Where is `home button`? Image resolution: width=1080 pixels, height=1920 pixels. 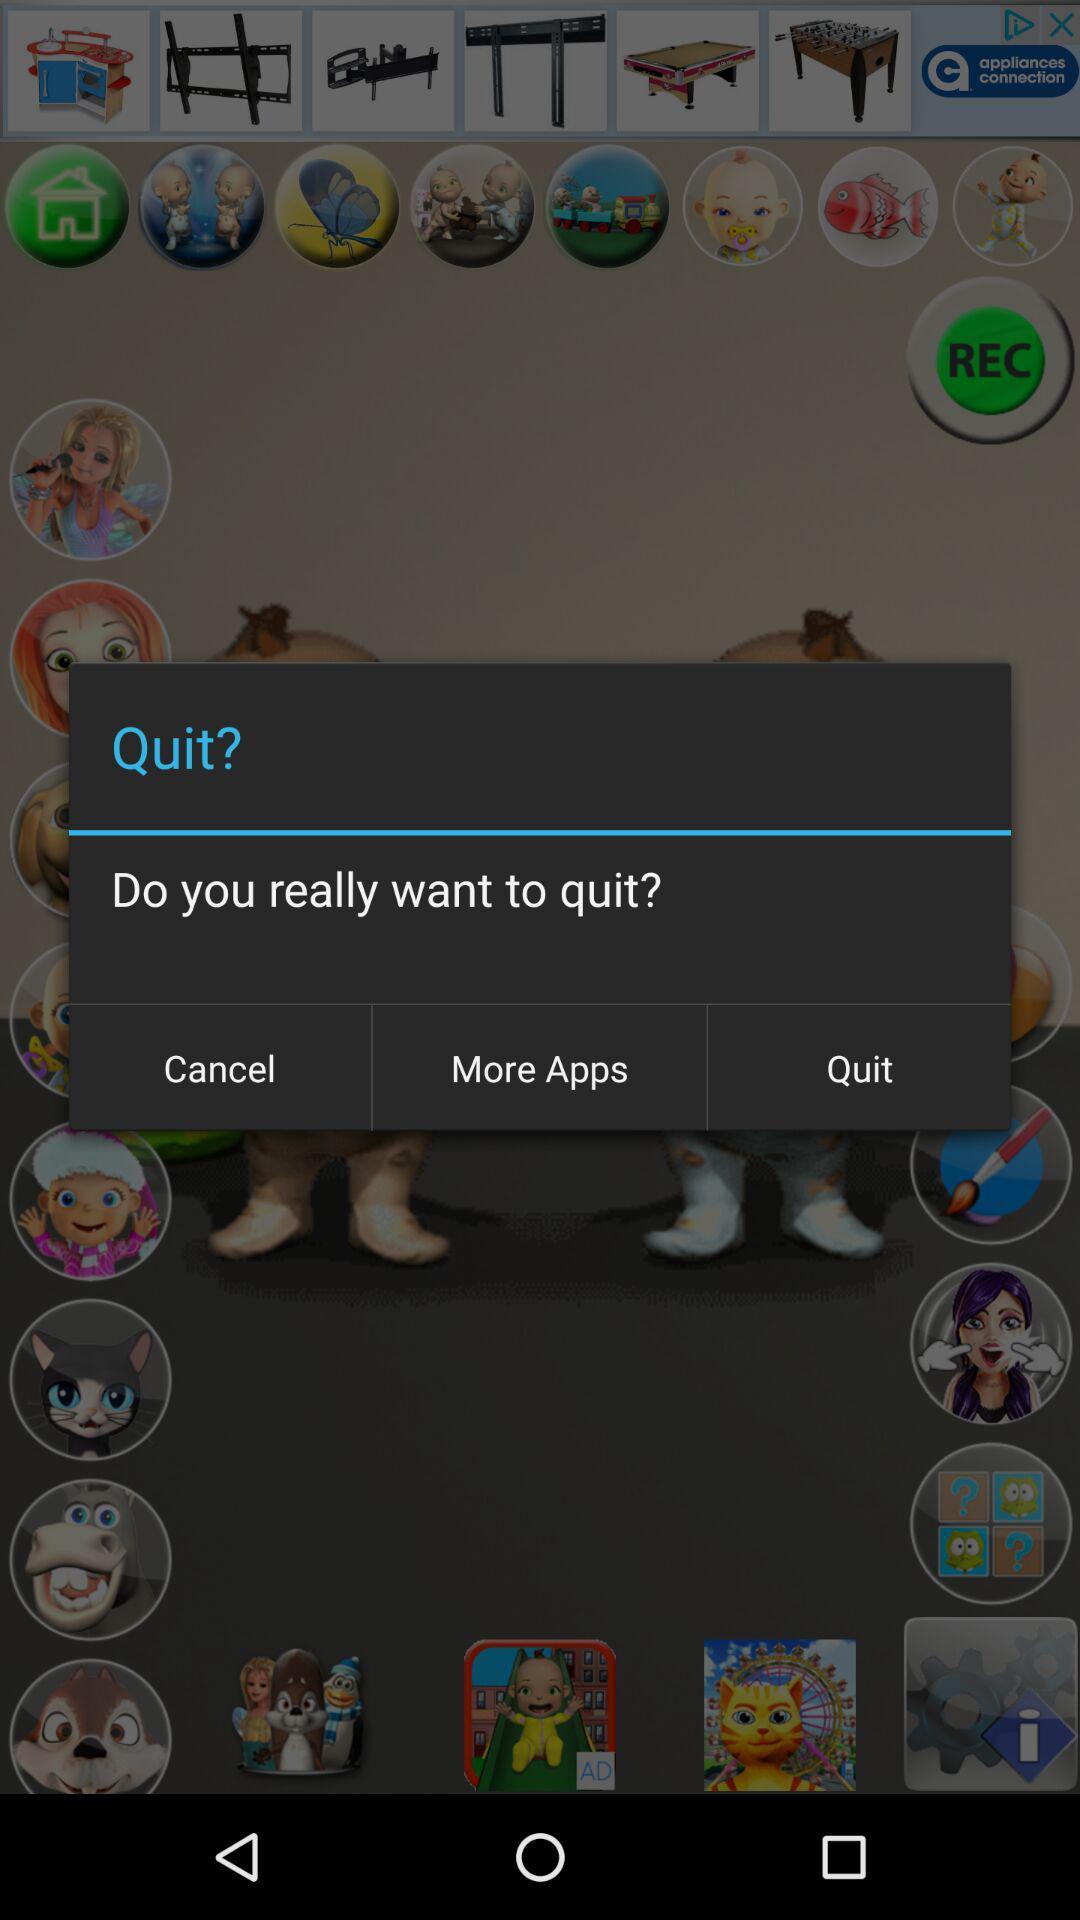
home button is located at coordinates (66, 206).